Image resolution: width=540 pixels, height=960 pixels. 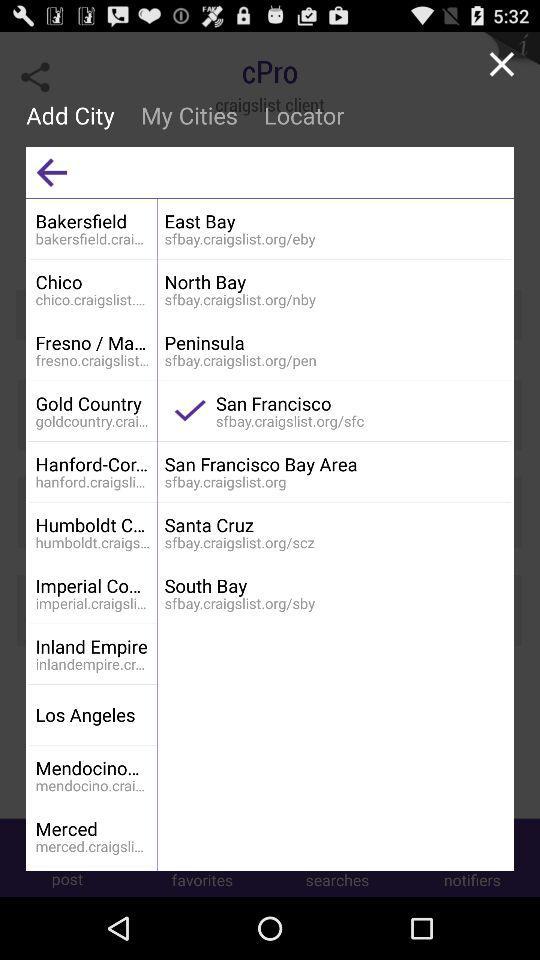 I want to click on the app below sfbay.craigslist.org app, so click(x=334, y=524).